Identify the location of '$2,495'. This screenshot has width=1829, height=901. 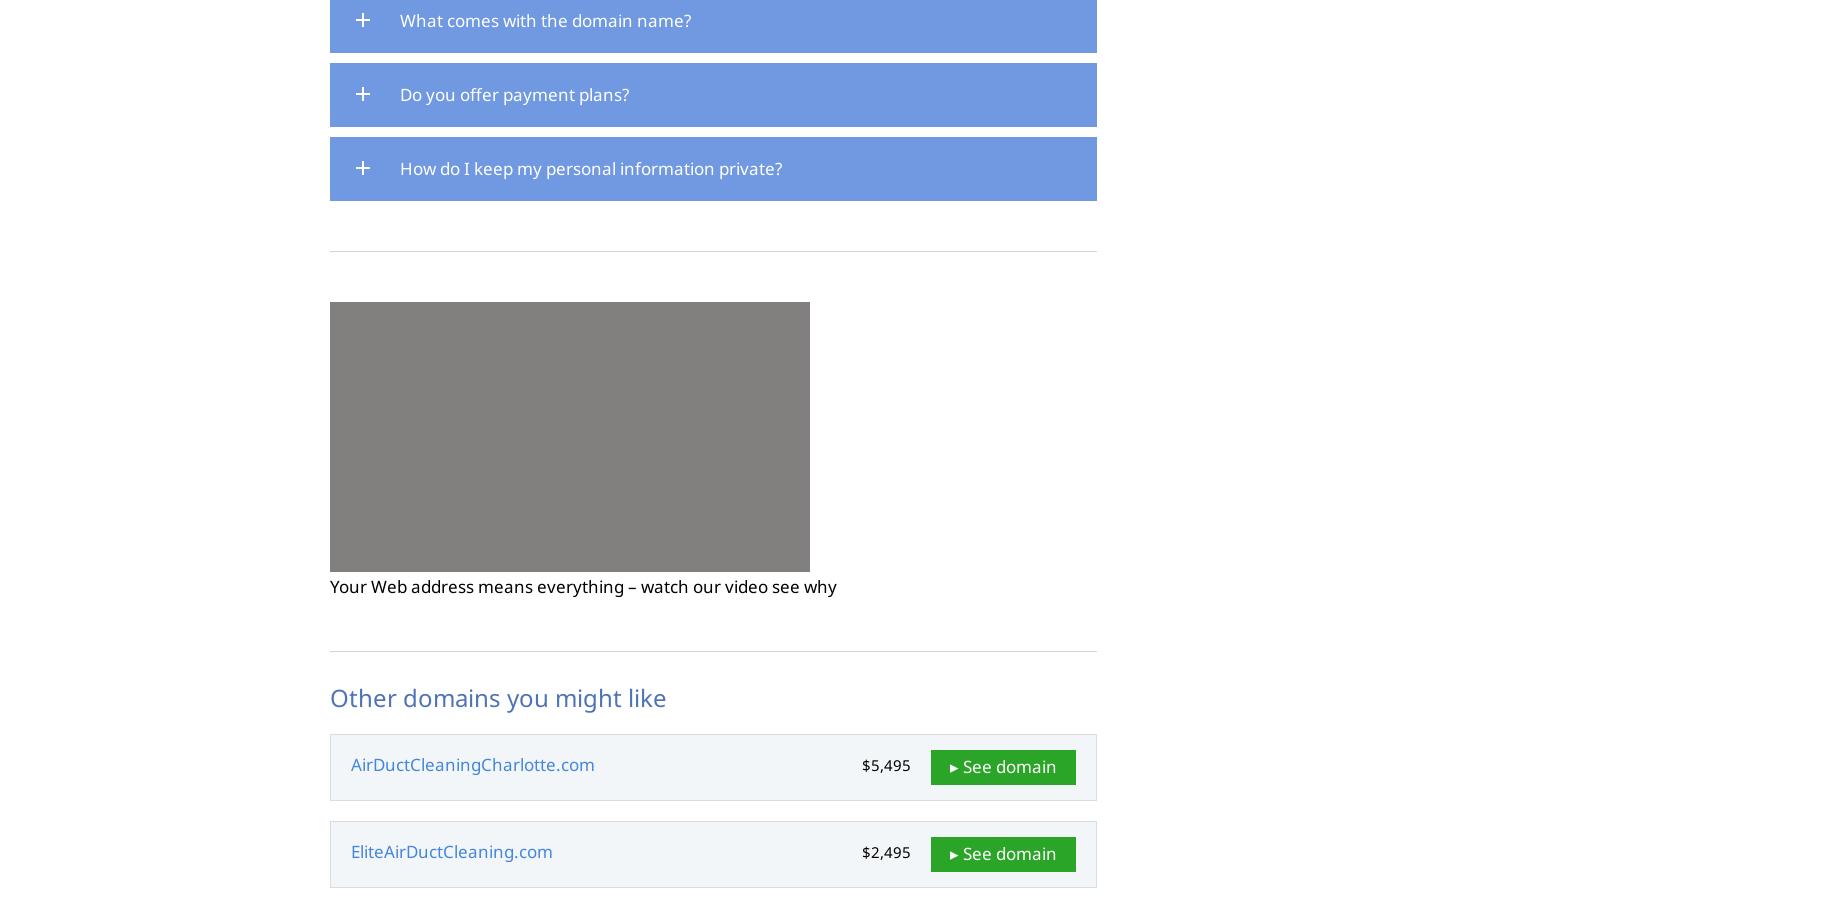
(884, 850).